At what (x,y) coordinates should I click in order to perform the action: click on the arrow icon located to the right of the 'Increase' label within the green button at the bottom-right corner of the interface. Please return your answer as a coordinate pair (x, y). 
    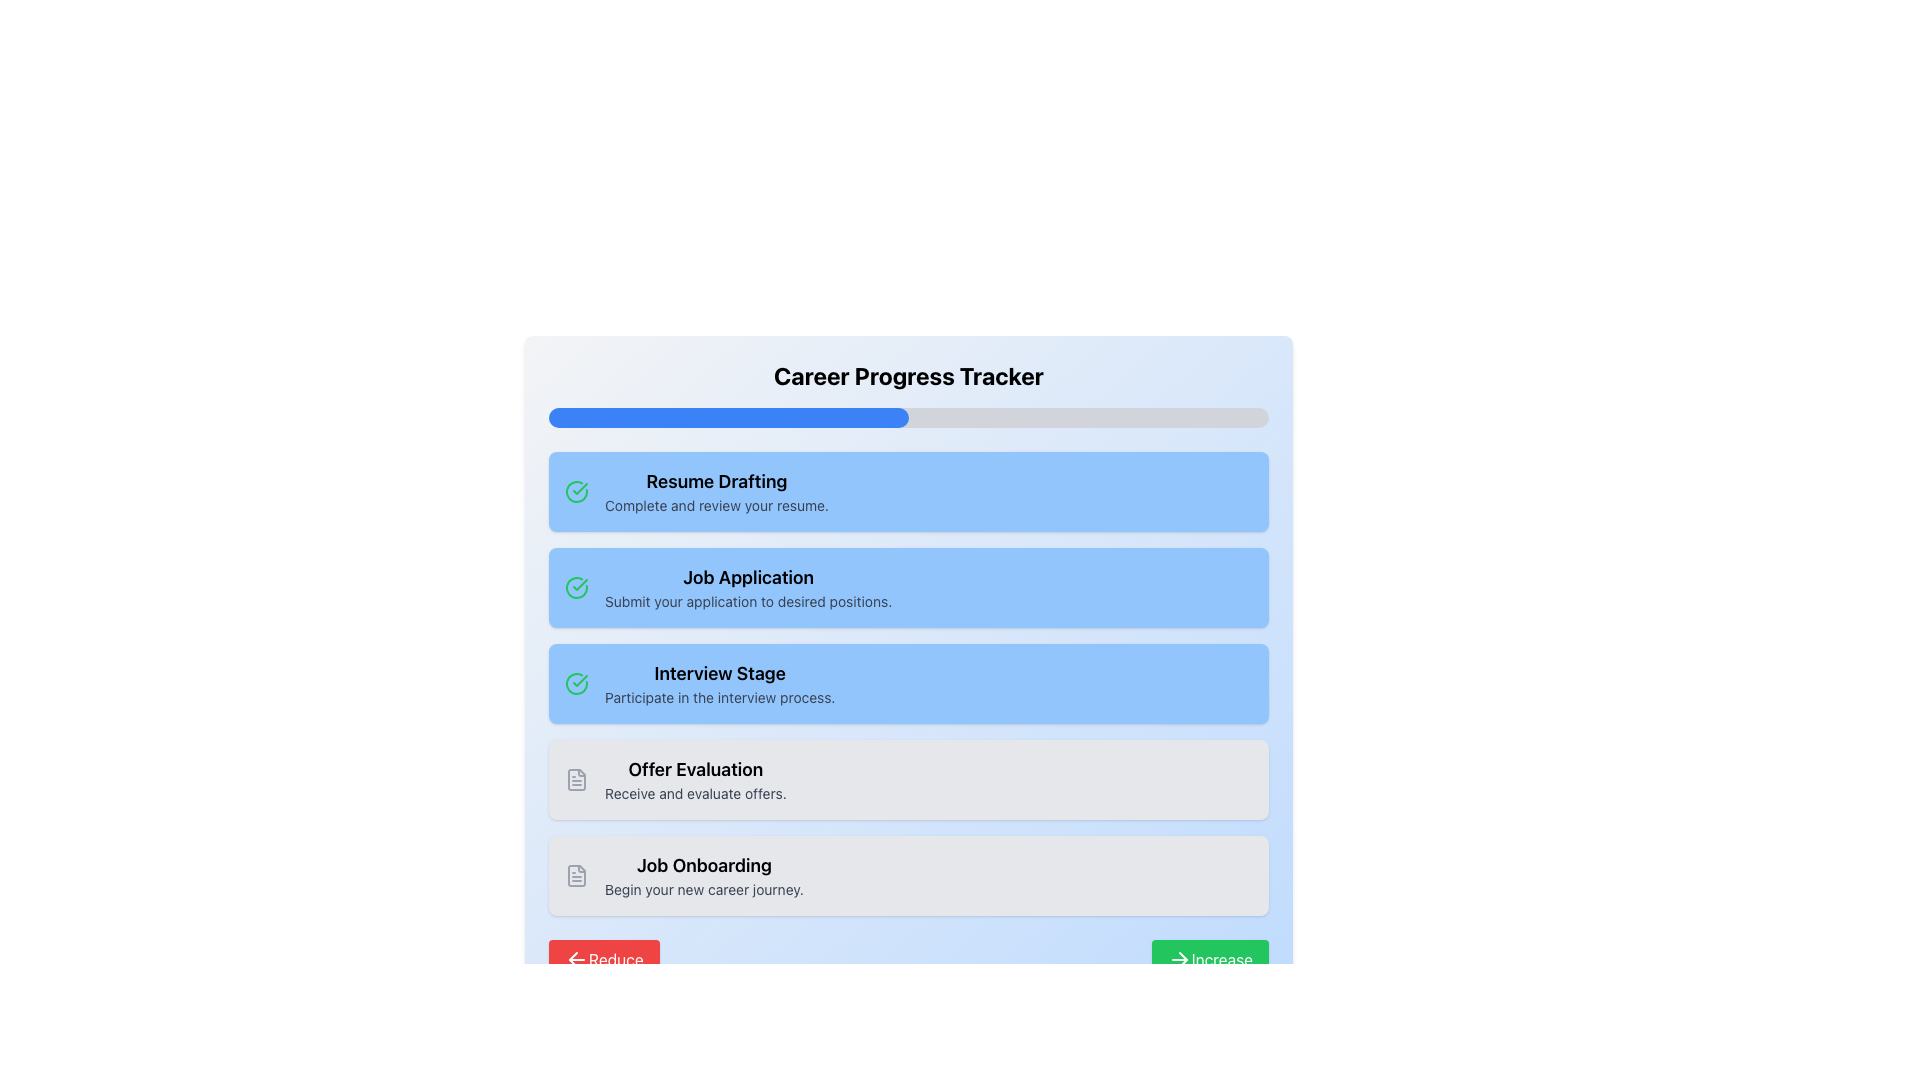
    Looking at the image, I should click on (1179, 959).